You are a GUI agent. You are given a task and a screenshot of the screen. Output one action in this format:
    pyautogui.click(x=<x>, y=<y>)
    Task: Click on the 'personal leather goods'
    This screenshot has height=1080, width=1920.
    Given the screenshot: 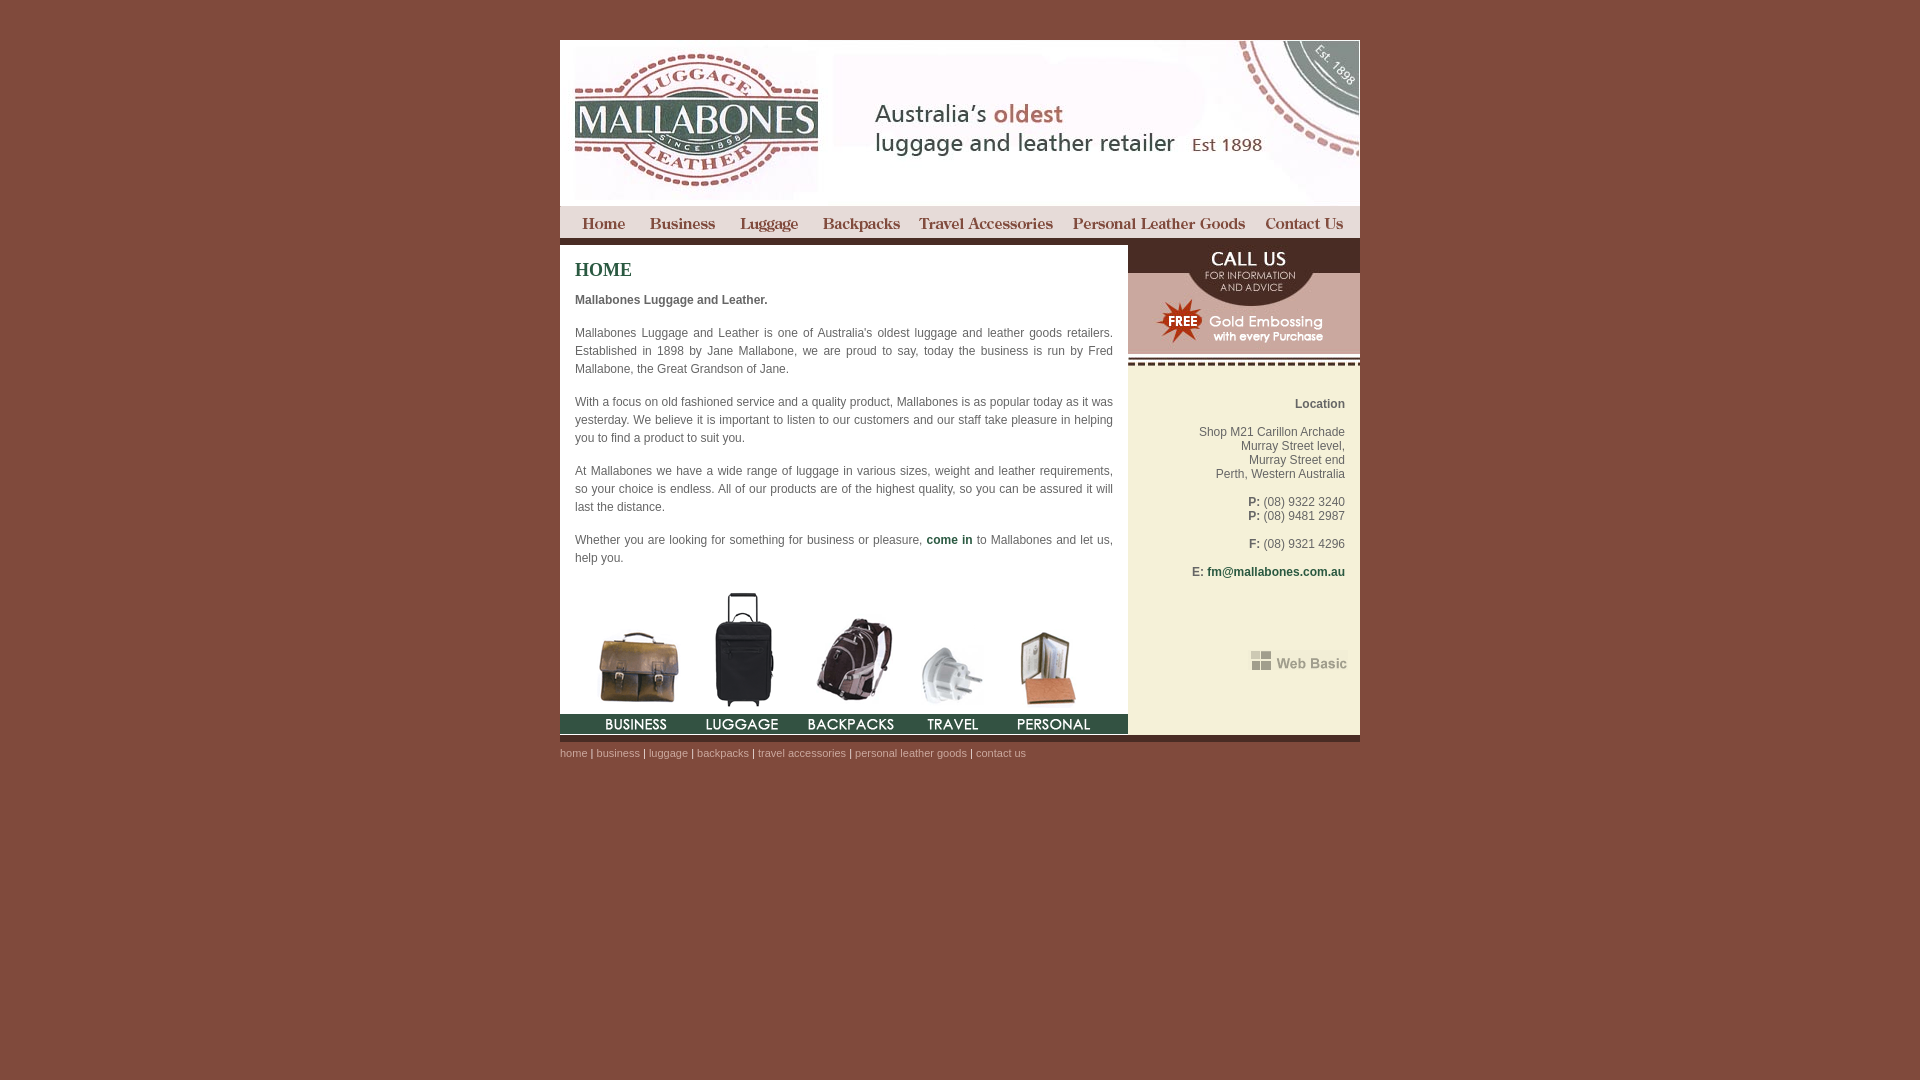 What is the action you would take?
    pyautogui.click(x=910, y=752)
    